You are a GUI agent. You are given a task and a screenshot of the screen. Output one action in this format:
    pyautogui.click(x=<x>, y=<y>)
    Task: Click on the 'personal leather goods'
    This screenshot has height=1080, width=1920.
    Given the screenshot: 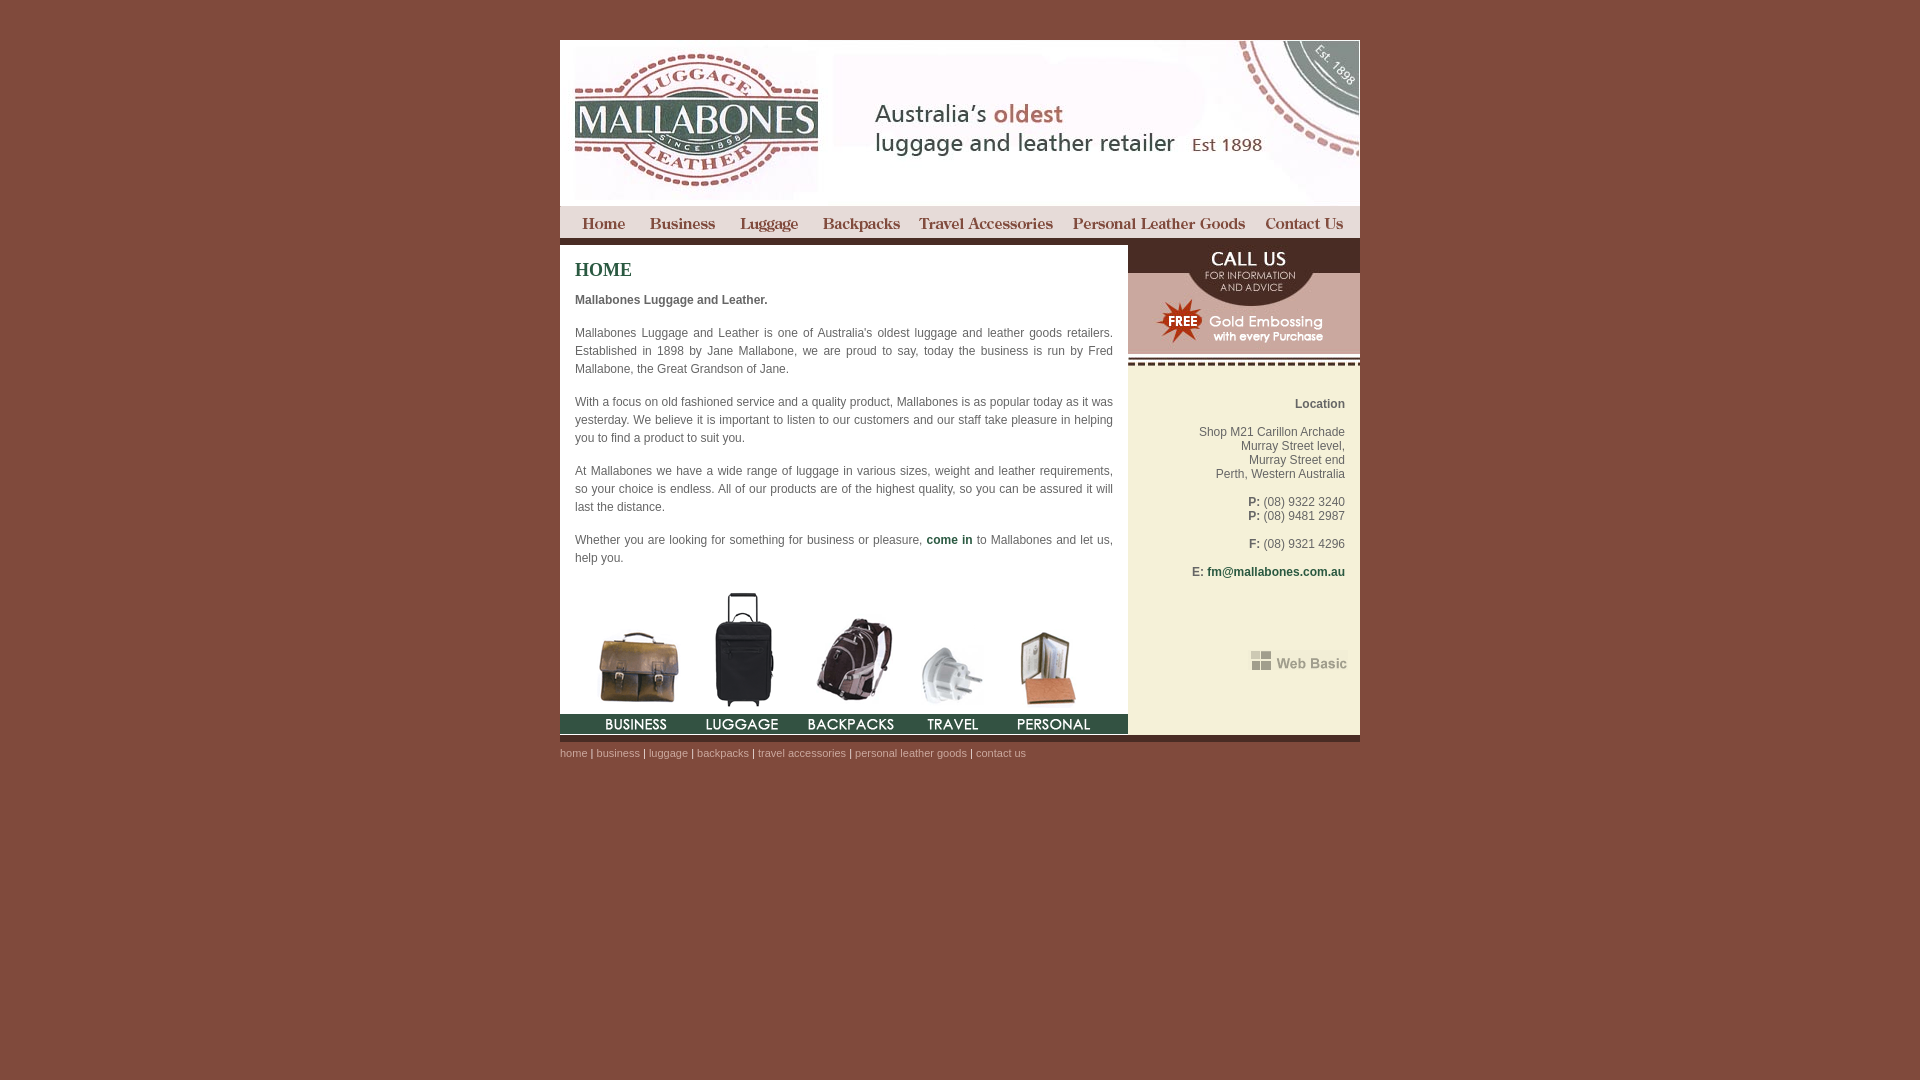 What is the action you would take?
    pyautogui.click(x=910, y=752)
    